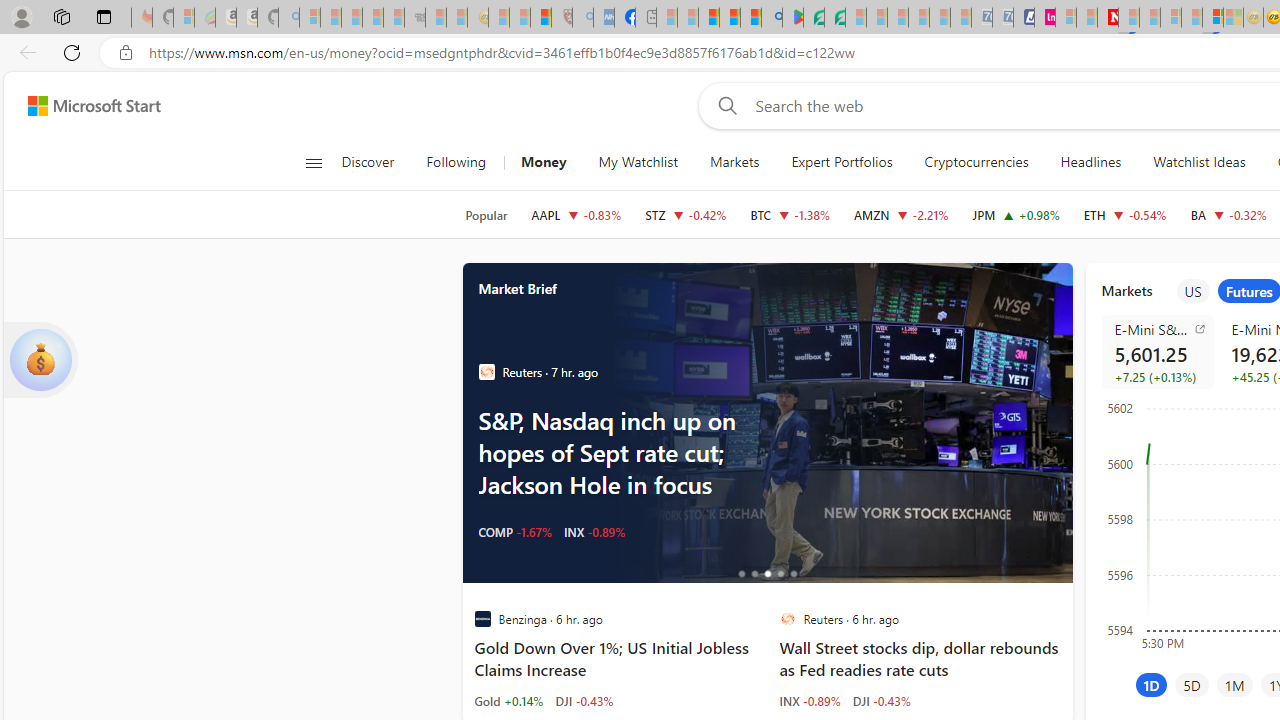  What do you see at coordinates (1199, 162) in the screenshot?
I see `'Watchlist Ideas'` at bounding box center [1199, 162].